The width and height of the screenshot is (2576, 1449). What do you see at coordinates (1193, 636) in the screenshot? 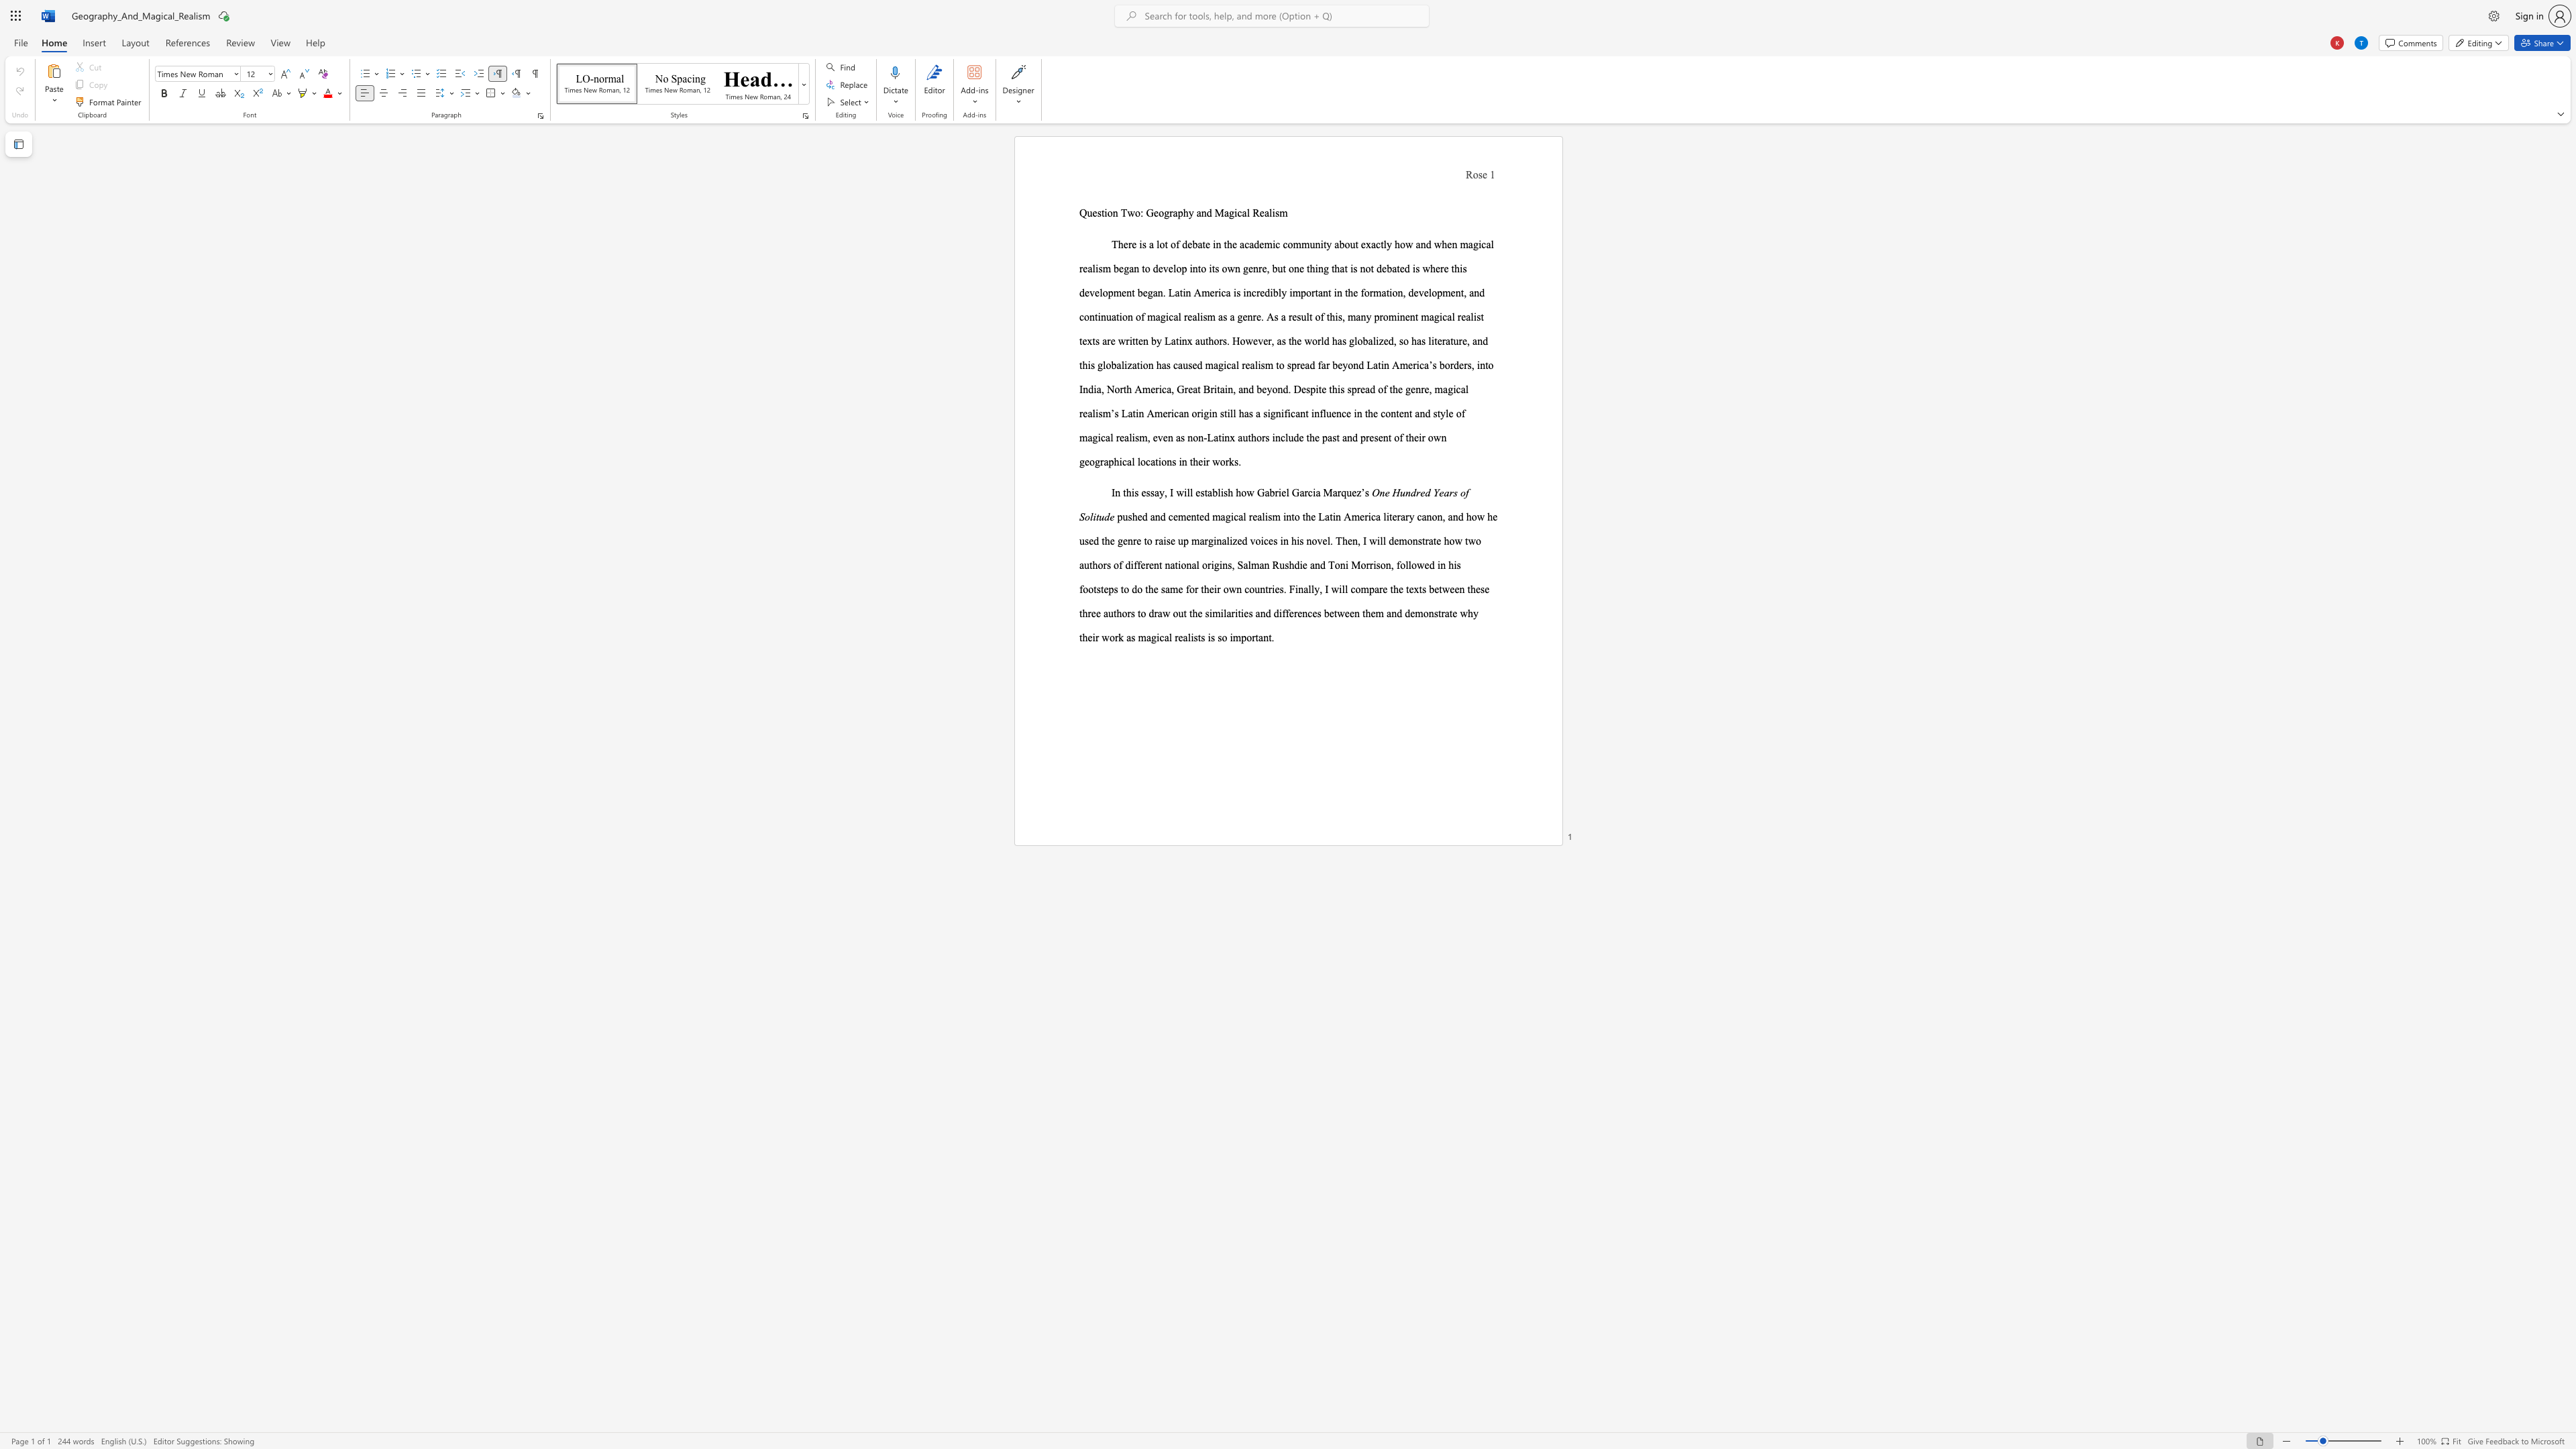
I see `the subset text "sts is so importa" within the text "why their work as magical realists is so important."` at bounding box center [1193, 636].